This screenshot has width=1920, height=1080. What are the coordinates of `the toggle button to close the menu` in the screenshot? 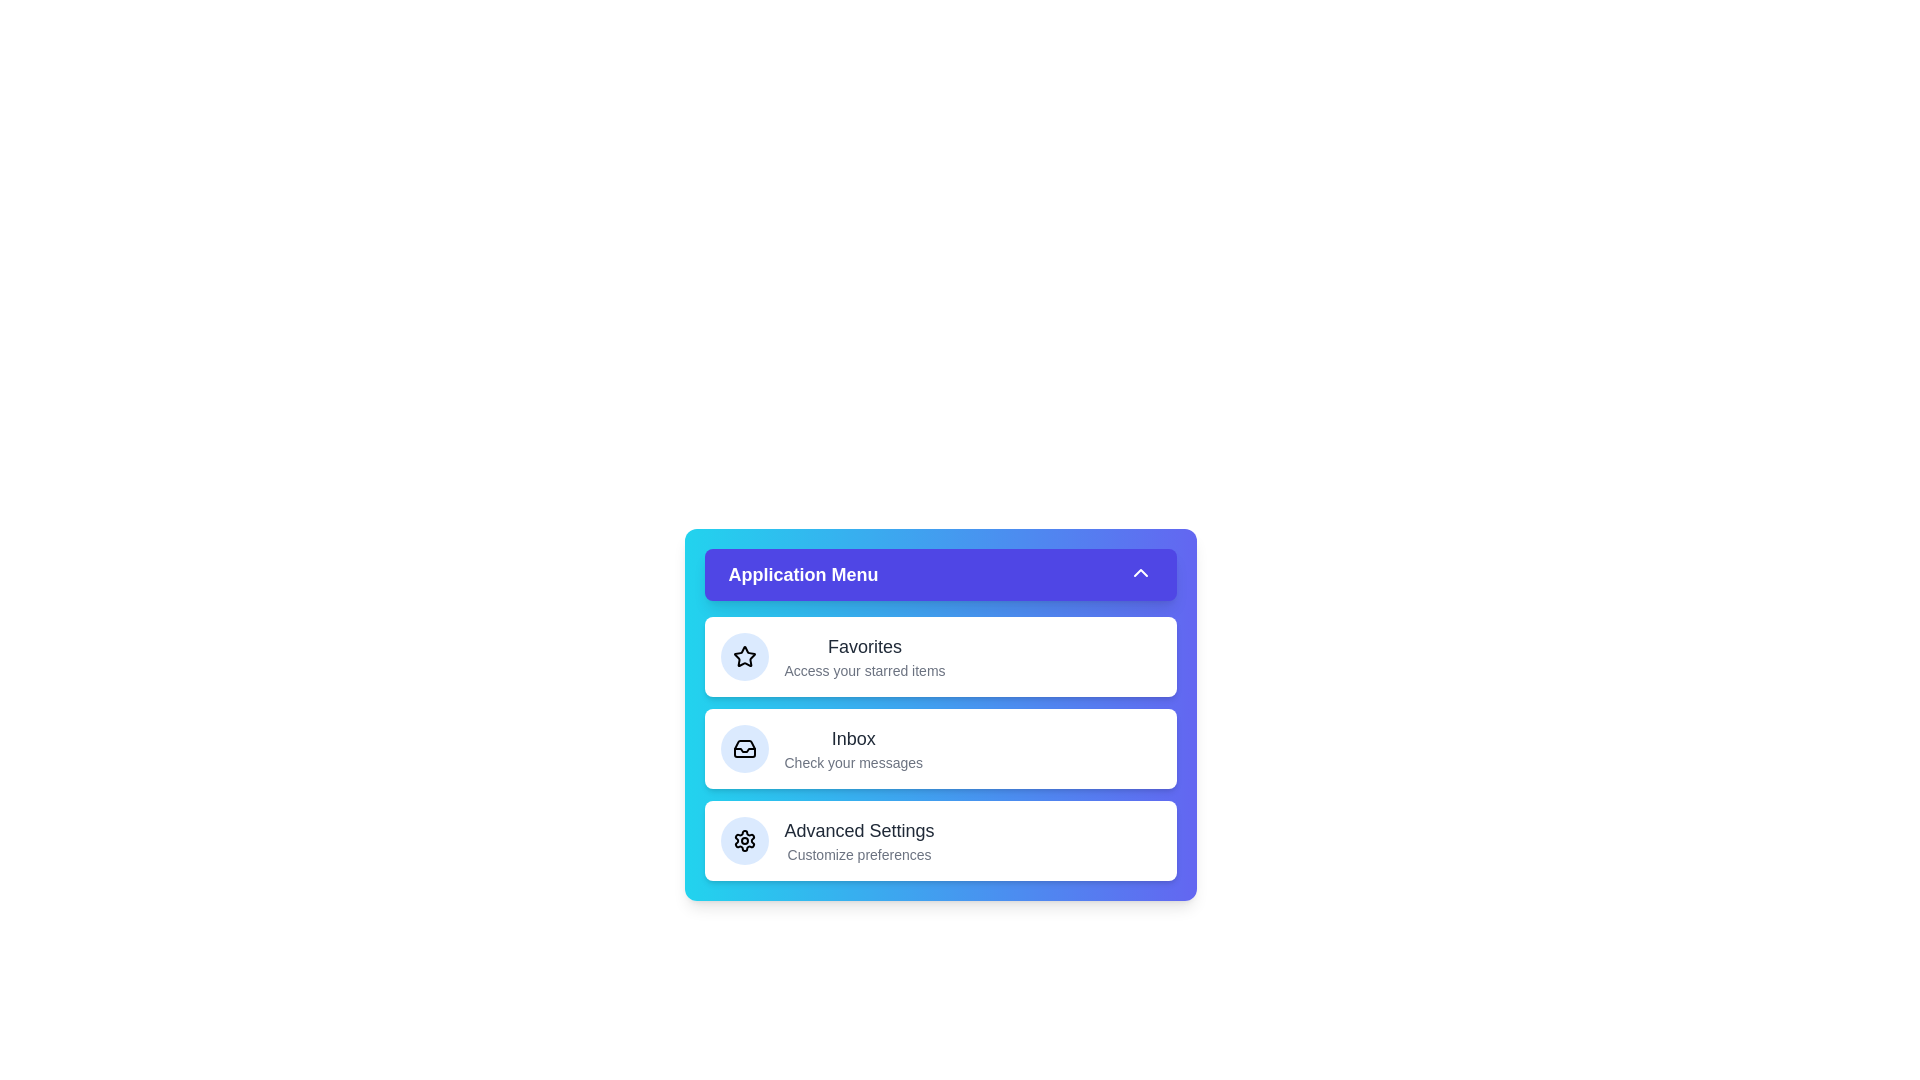 It's located at (939, 574).